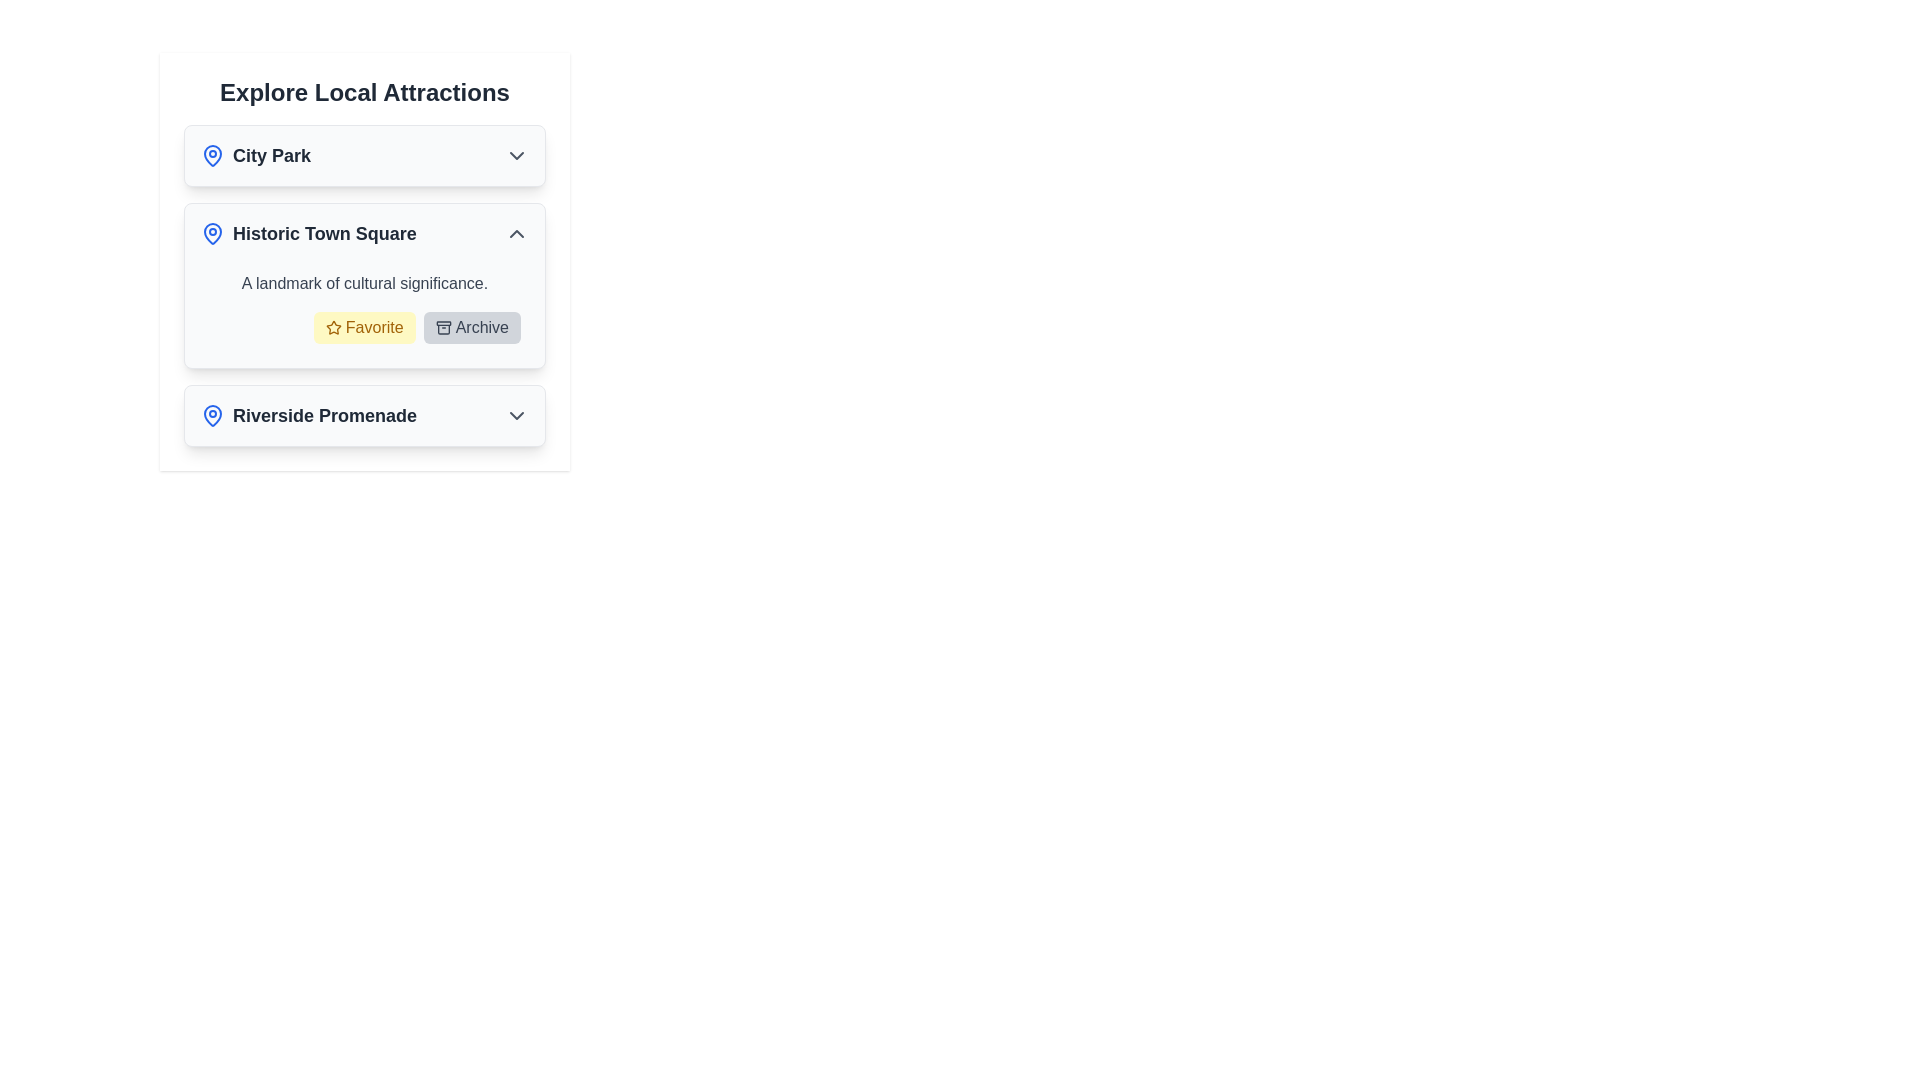 This screenshot has width=1920, height=1080. Describe the element at coordinates (333, 326) in the screenshot. I see `the star icon within the yellow 'Favorite' button located in the details section for 'Historic Town Square'` at that location.